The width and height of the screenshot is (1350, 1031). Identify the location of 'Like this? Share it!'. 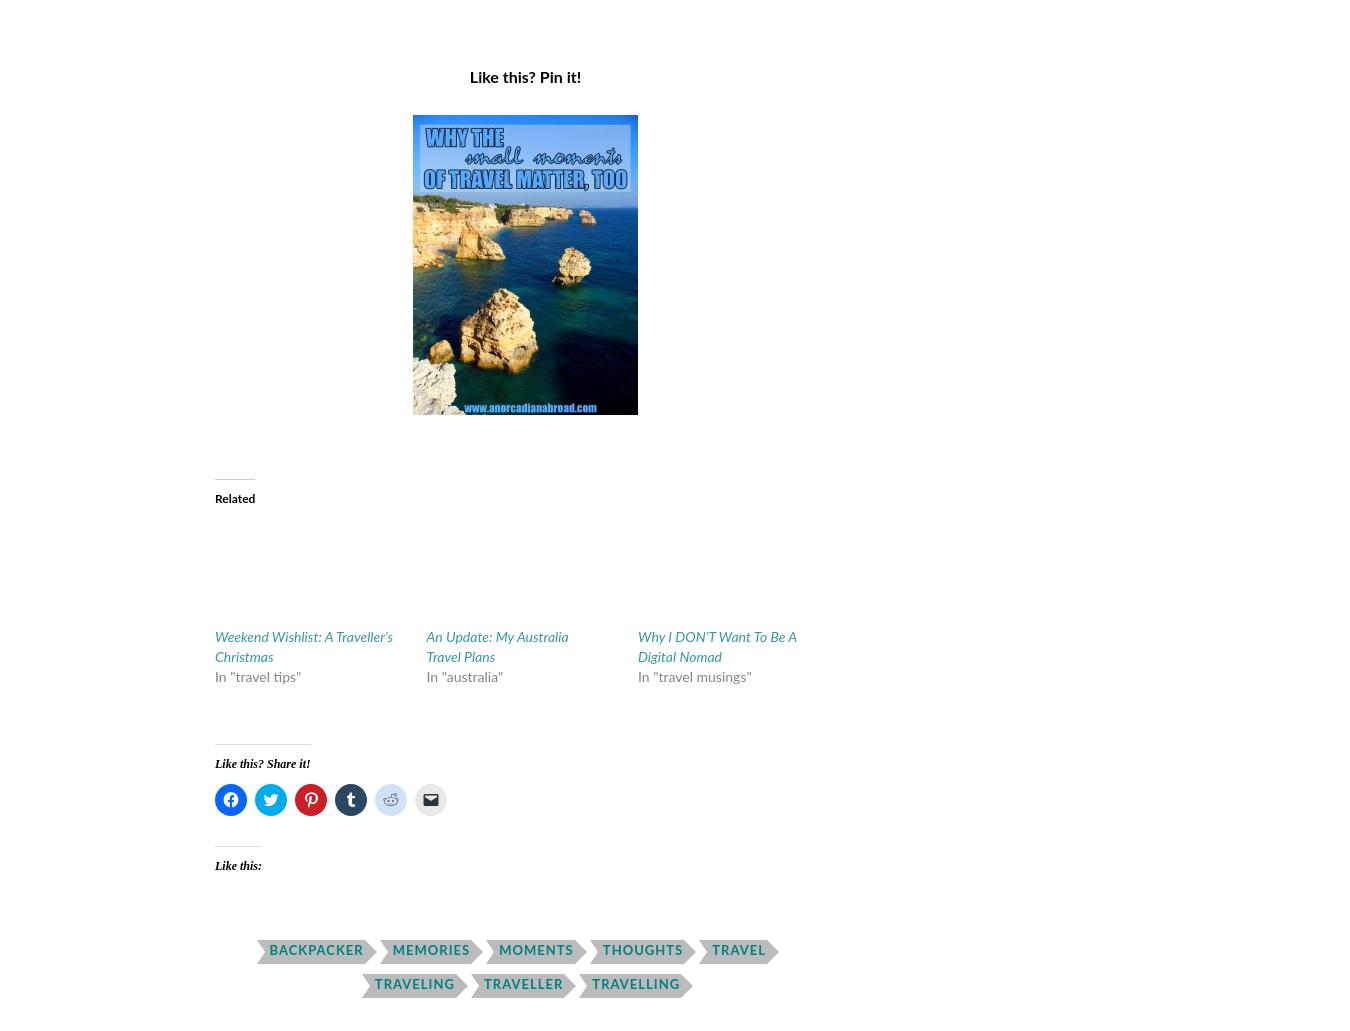
(261, 762).